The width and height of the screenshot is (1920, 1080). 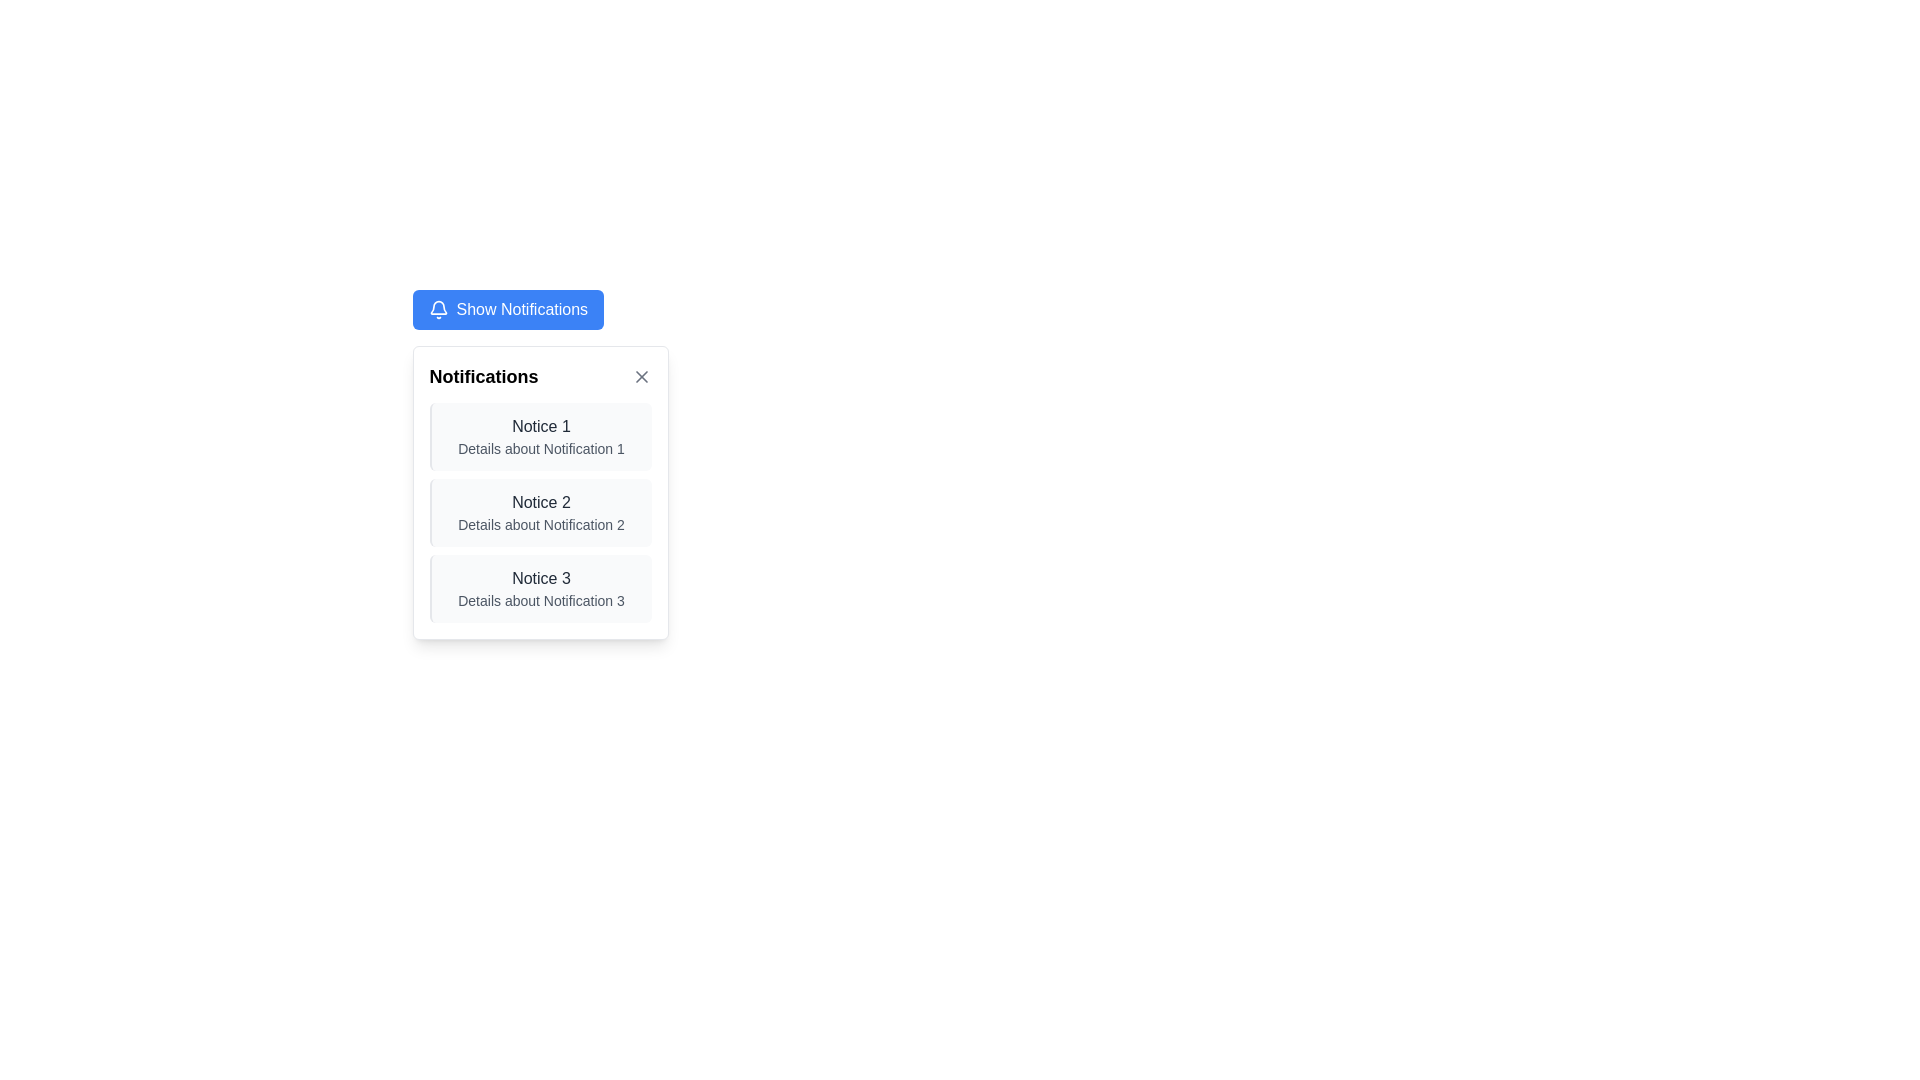 I want to click on the text component displaying 'Details about Notification 3' located below the title 'Notice 3' in the third notification card, so click(x=541, y=600).